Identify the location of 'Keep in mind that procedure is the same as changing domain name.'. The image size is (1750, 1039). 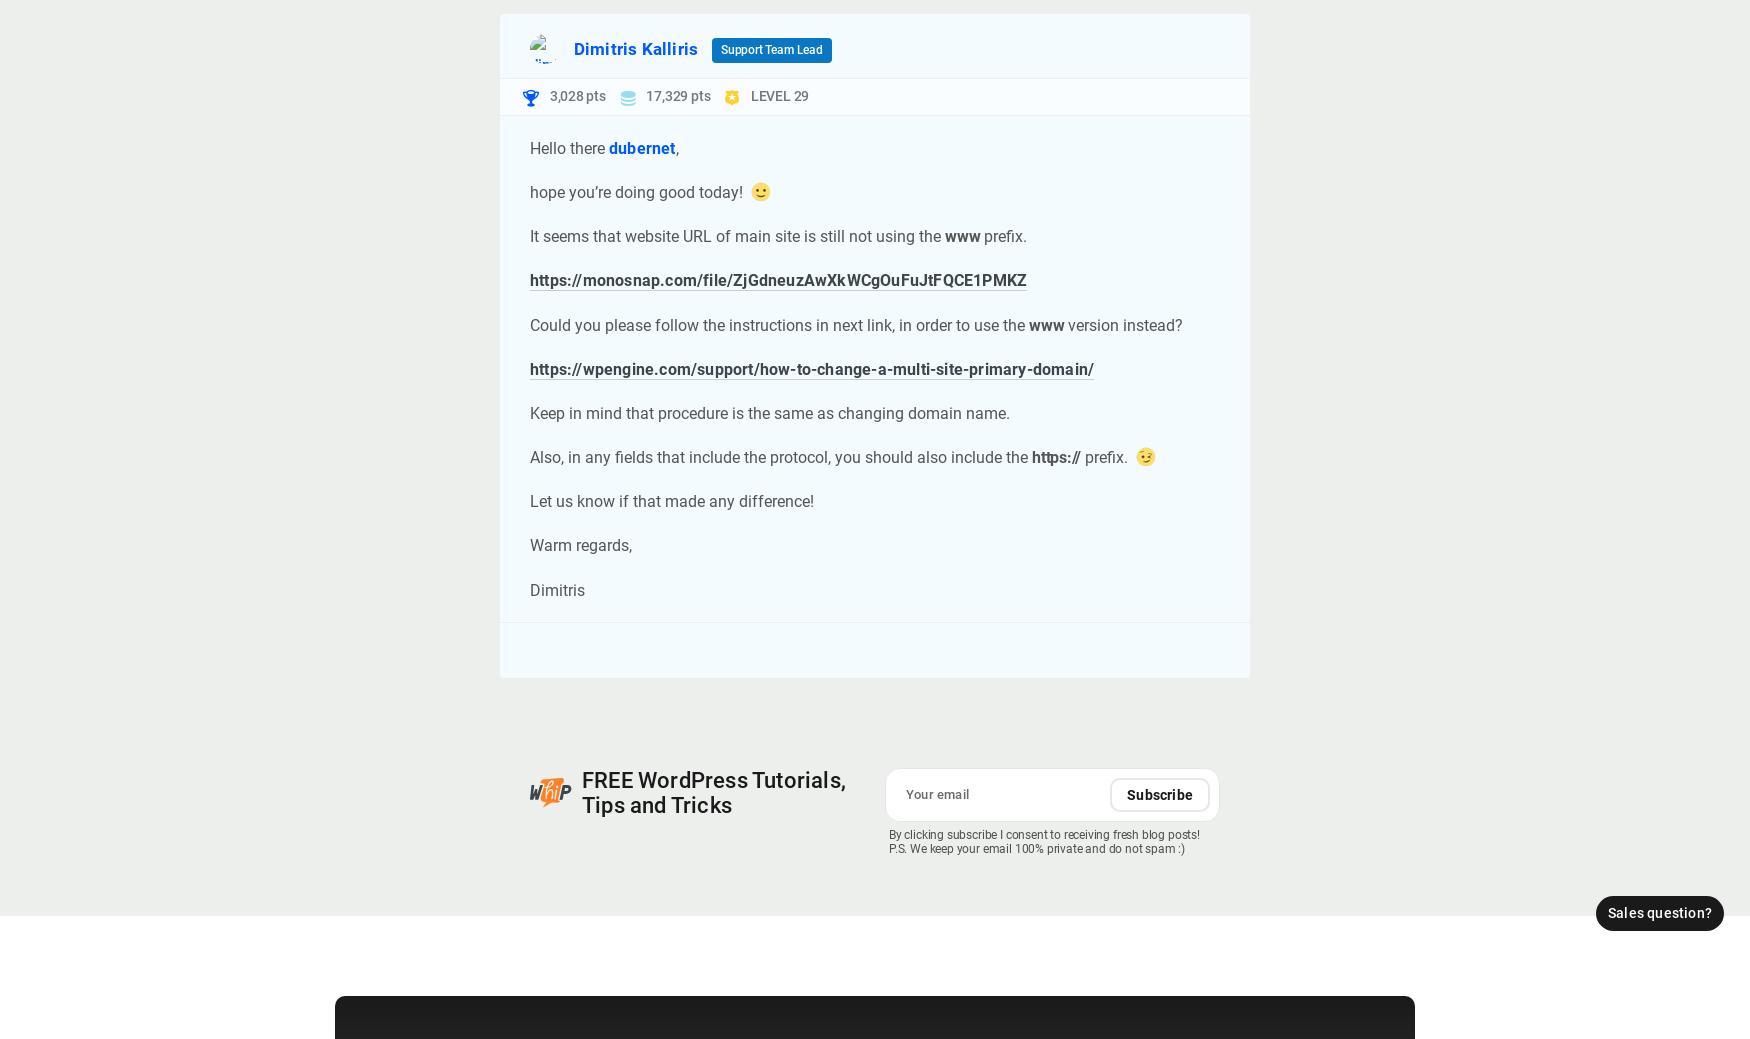
(769, 411).